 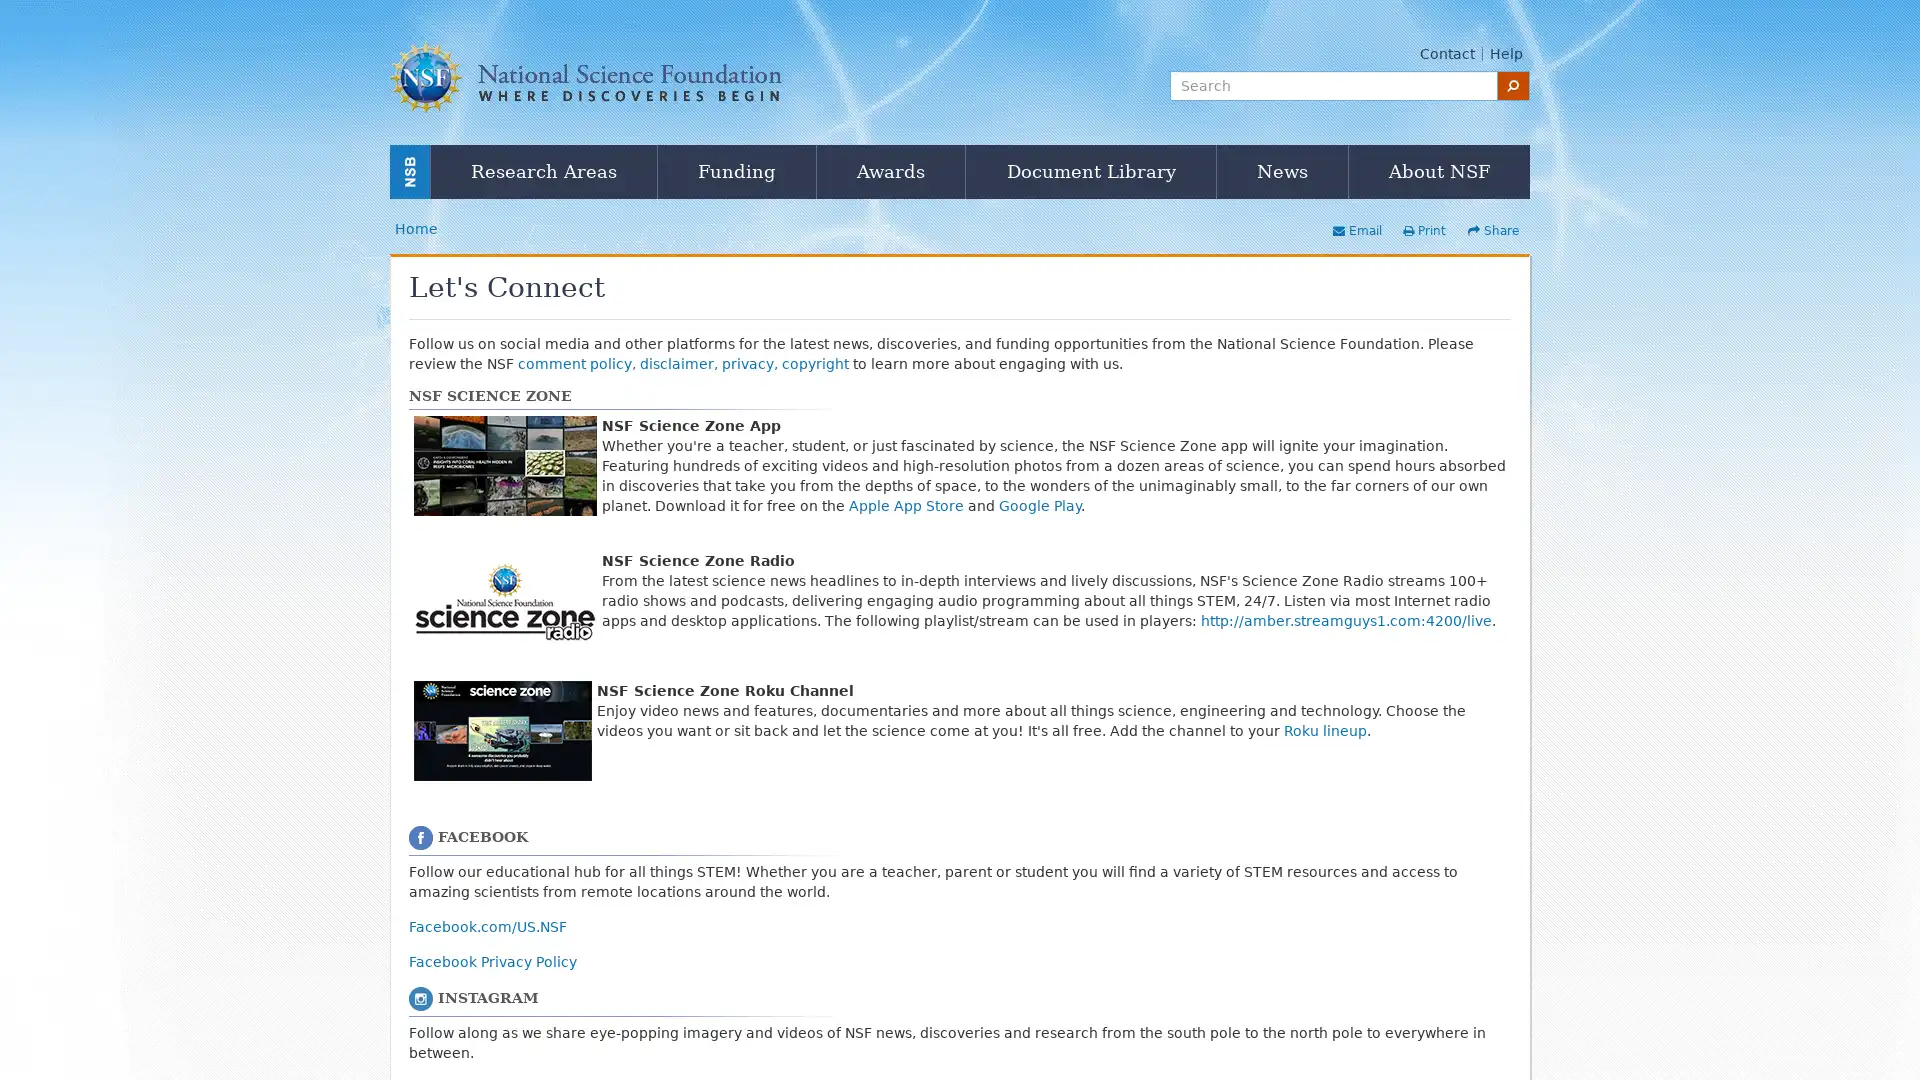 What do you see at coordinates (1513, 84) in the screenshot?
I see `search` at bounding box center [1513, 84].